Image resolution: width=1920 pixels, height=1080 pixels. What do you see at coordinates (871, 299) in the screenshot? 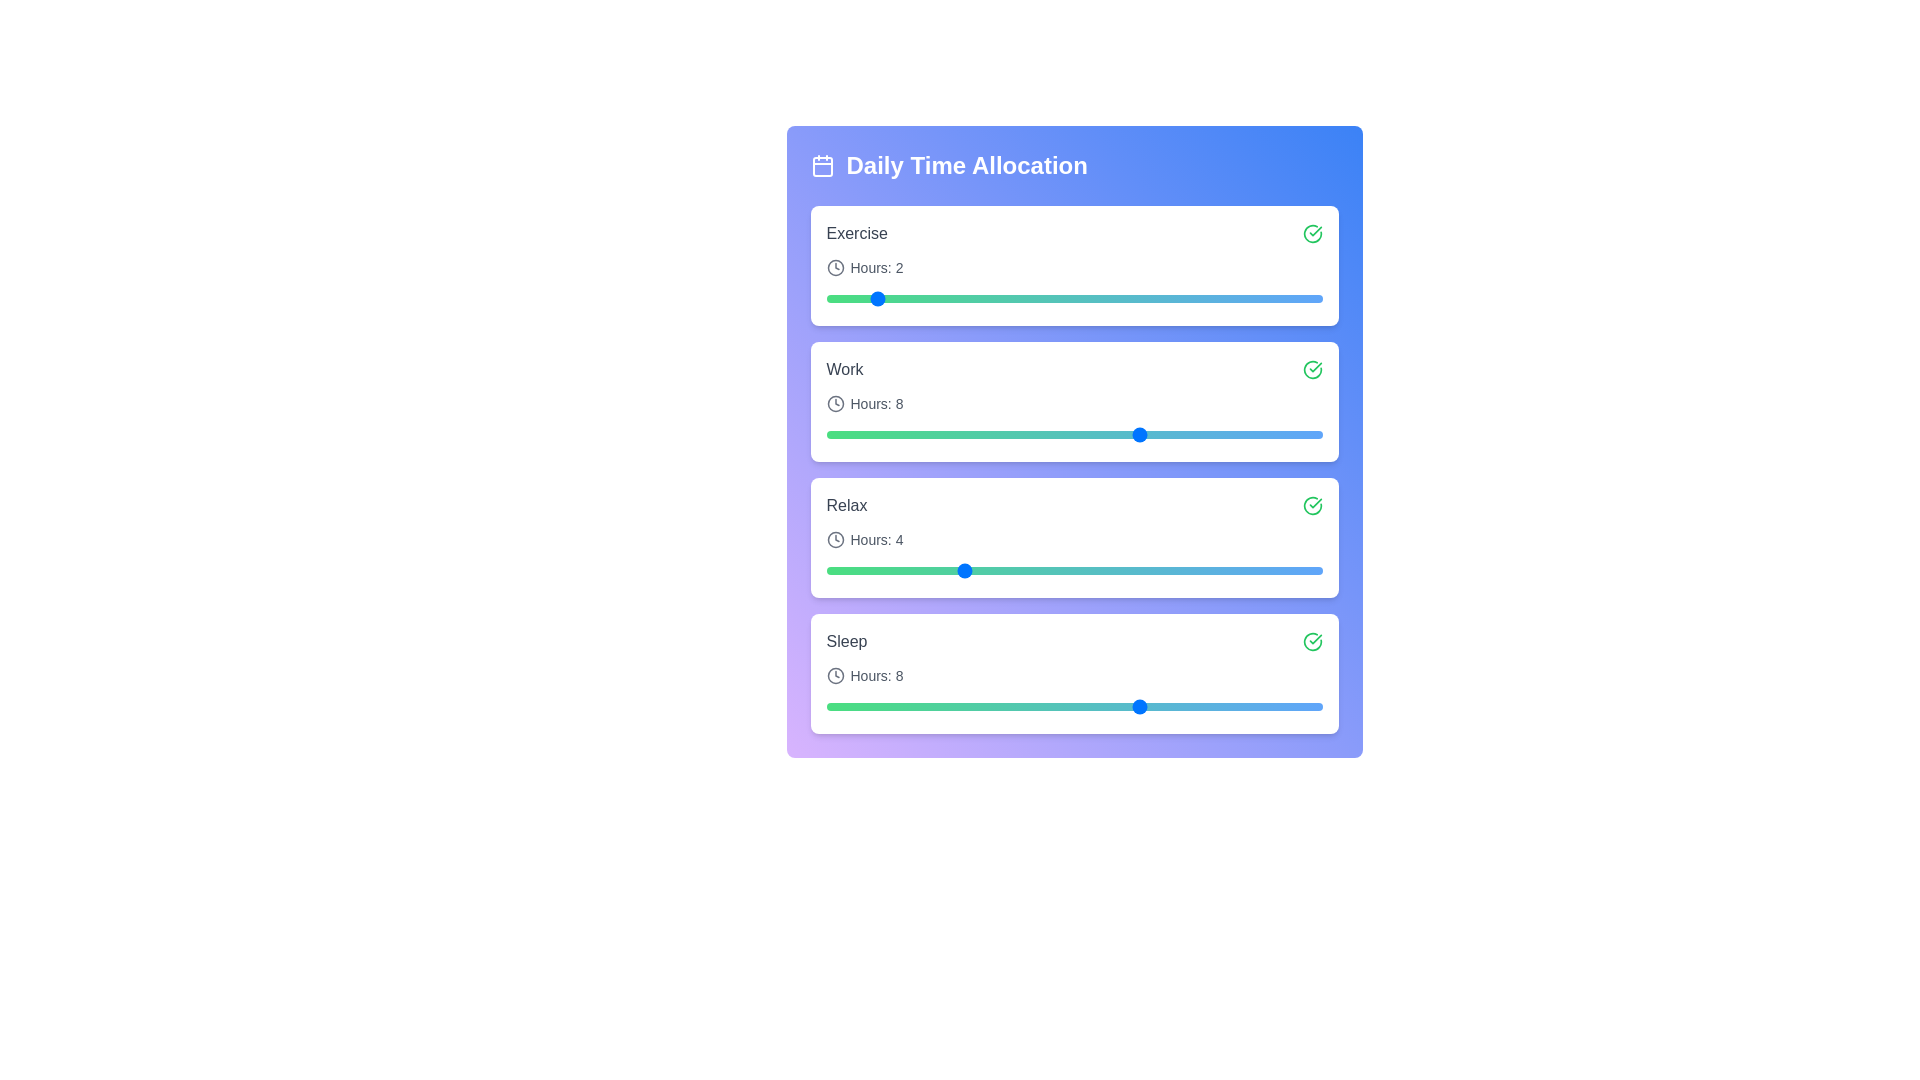
I see `the time allocation for a task by setting the slider to 2` at bounding box center [871, 299].